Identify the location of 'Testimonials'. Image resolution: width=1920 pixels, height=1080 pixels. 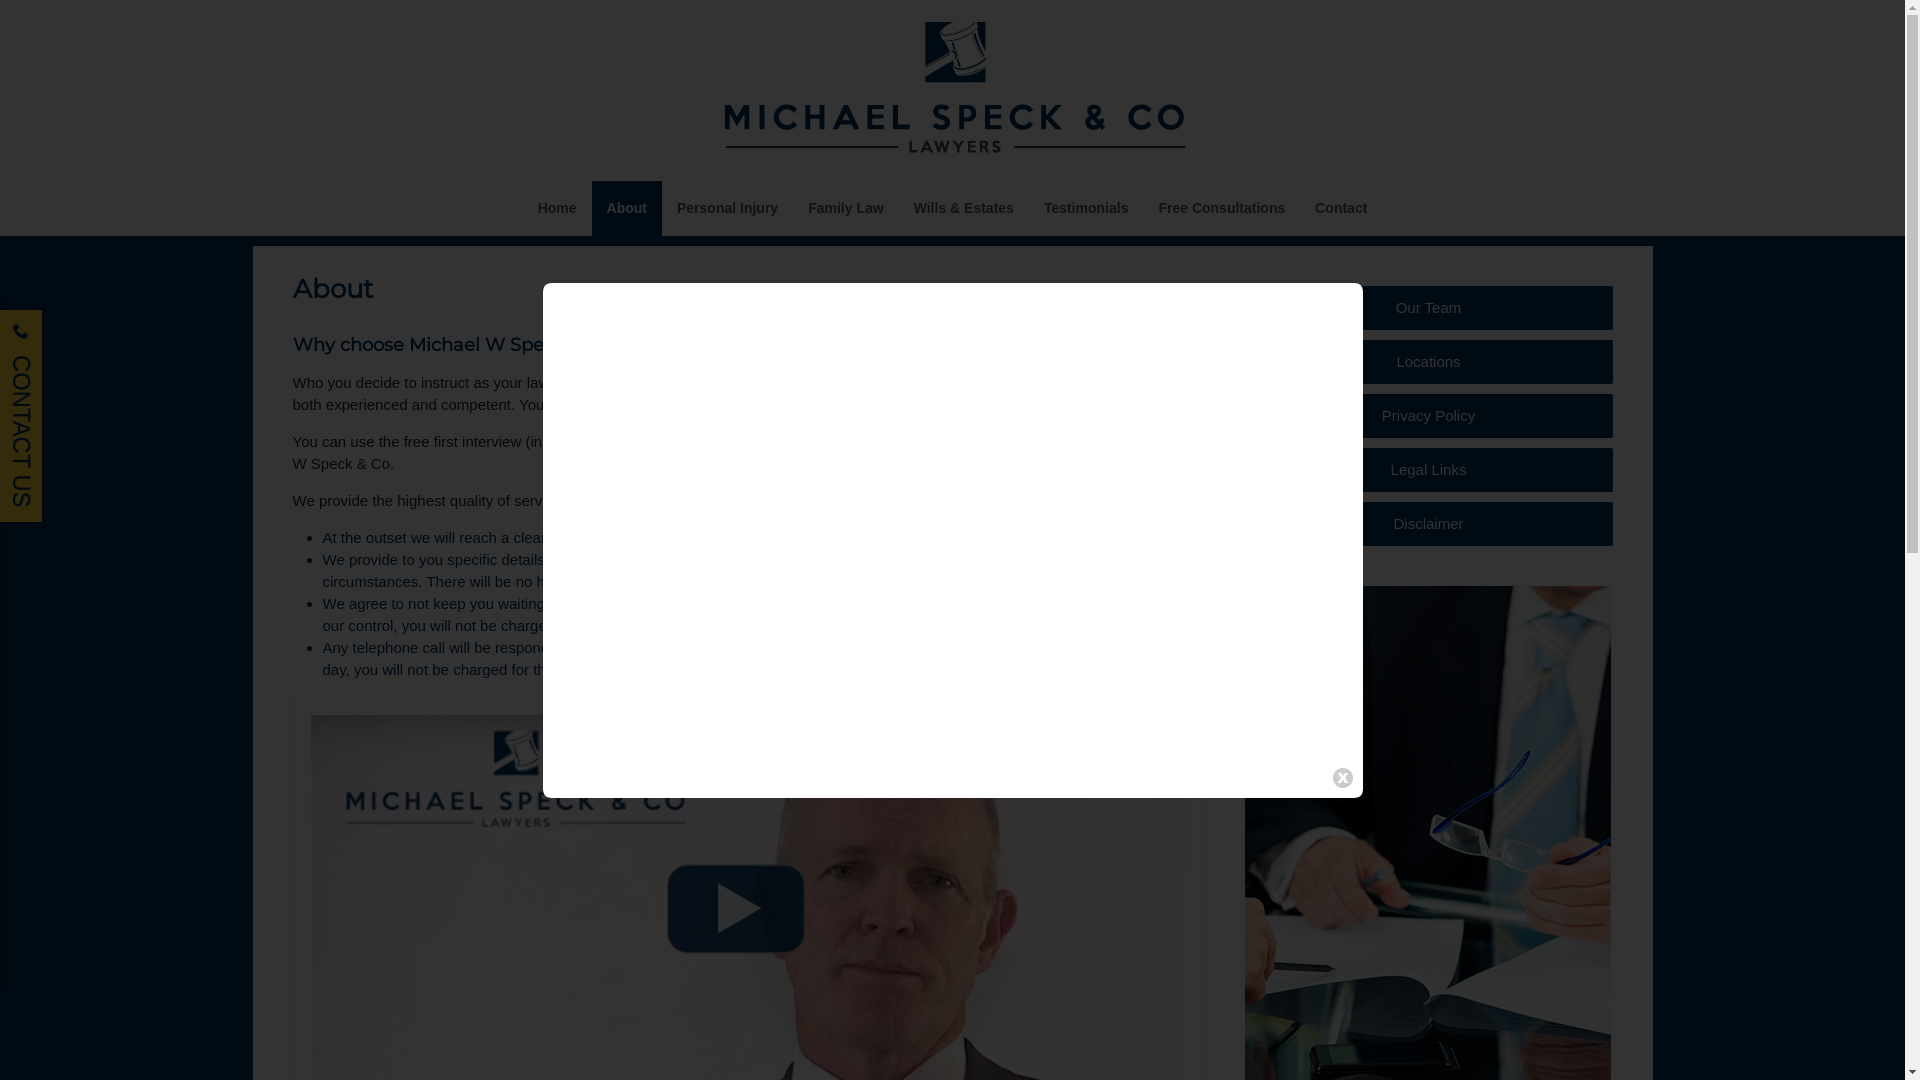
(1085, 208).